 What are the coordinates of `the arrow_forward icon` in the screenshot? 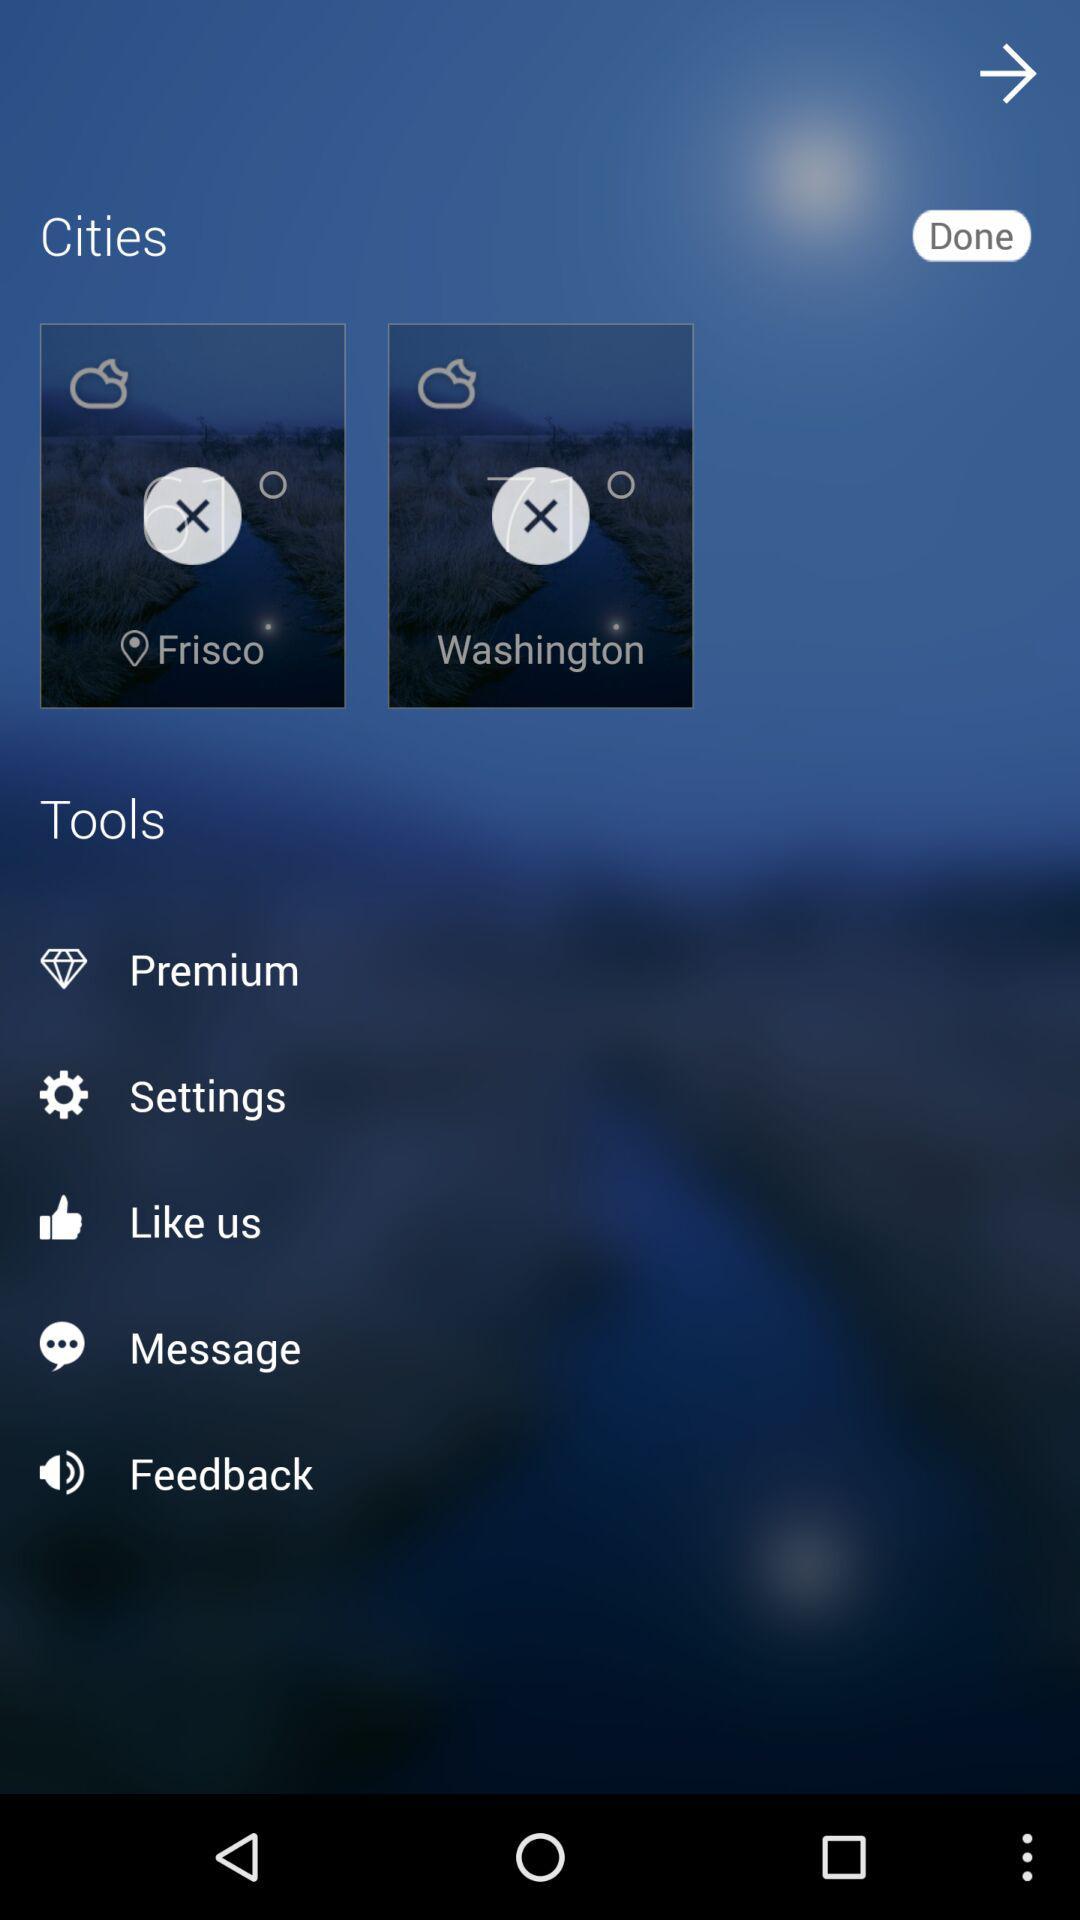 It's located at (1006, 78).